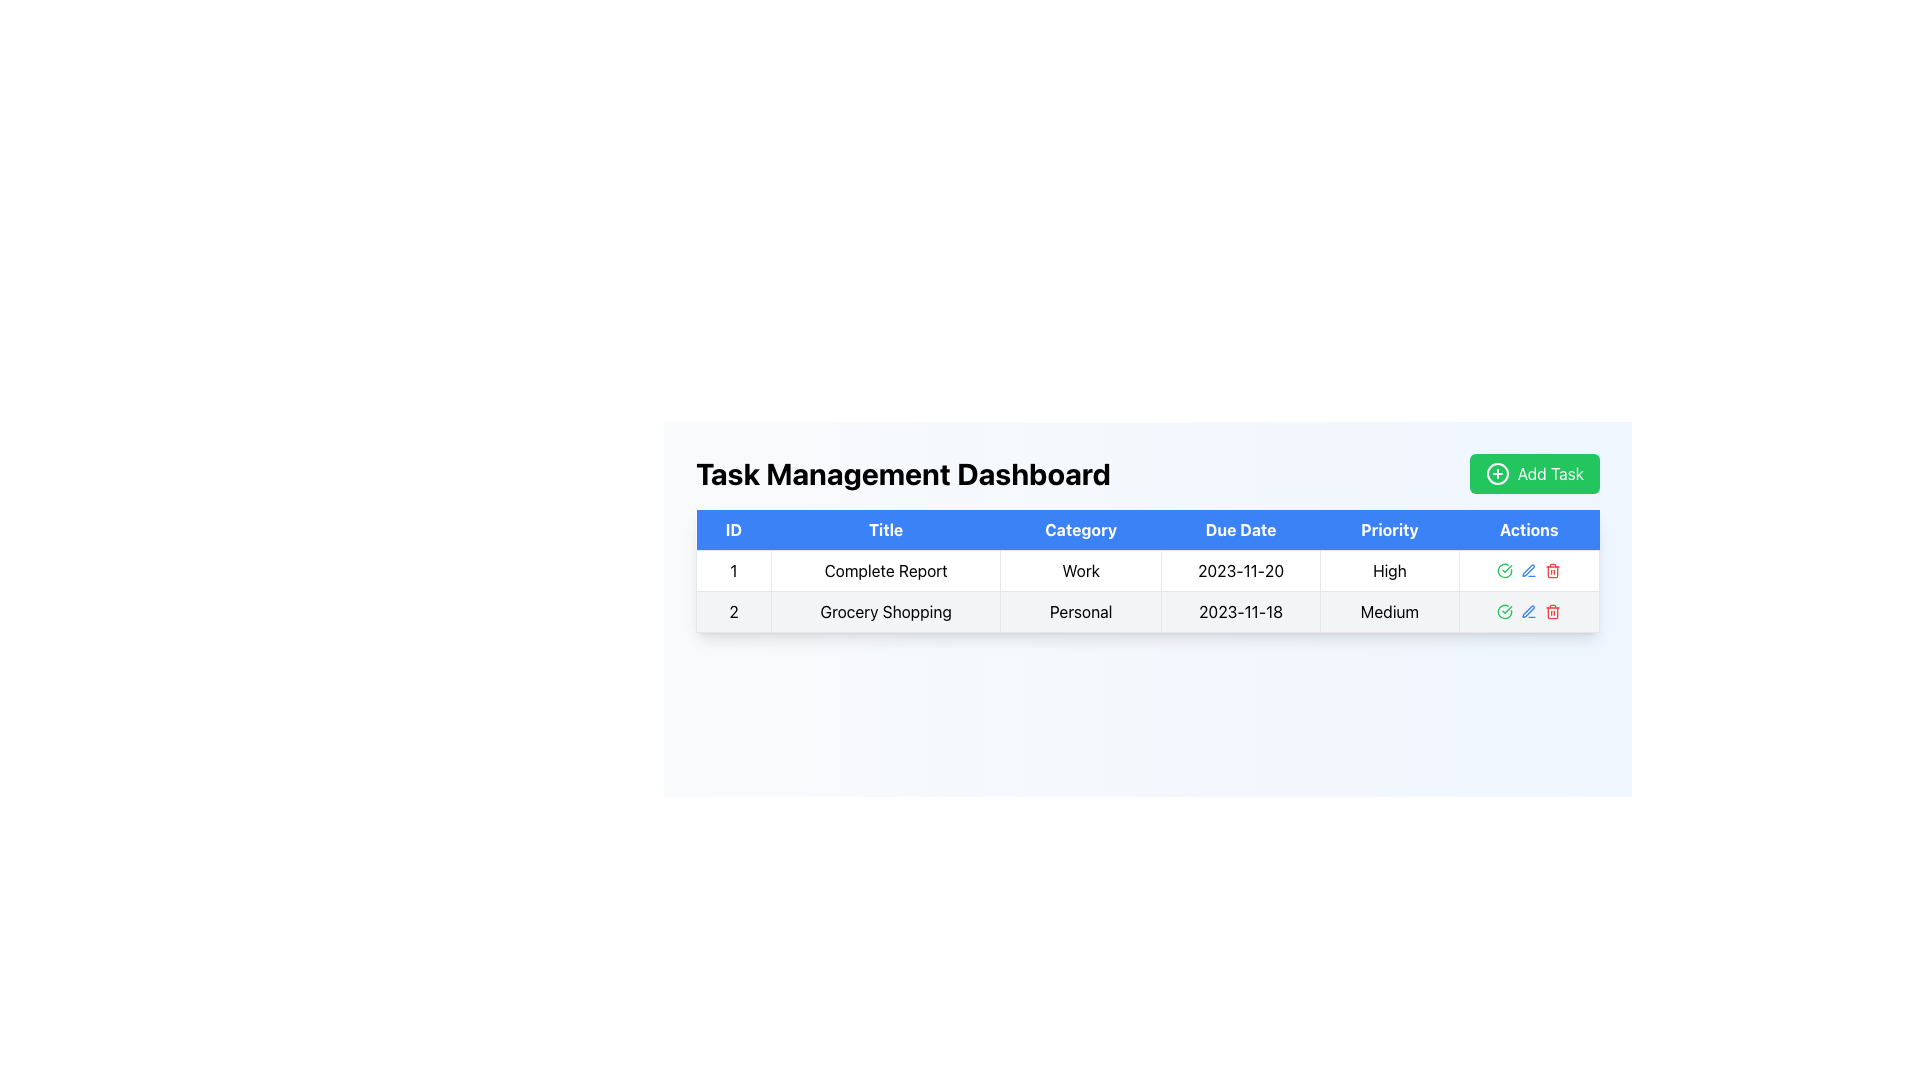  What do you see at coordinates (1528, 570) in the screenshot?
I see `the pencil icon with a blue outline located in the 'Actions' column of the first row in the table` at bounding box center [1528, 570].